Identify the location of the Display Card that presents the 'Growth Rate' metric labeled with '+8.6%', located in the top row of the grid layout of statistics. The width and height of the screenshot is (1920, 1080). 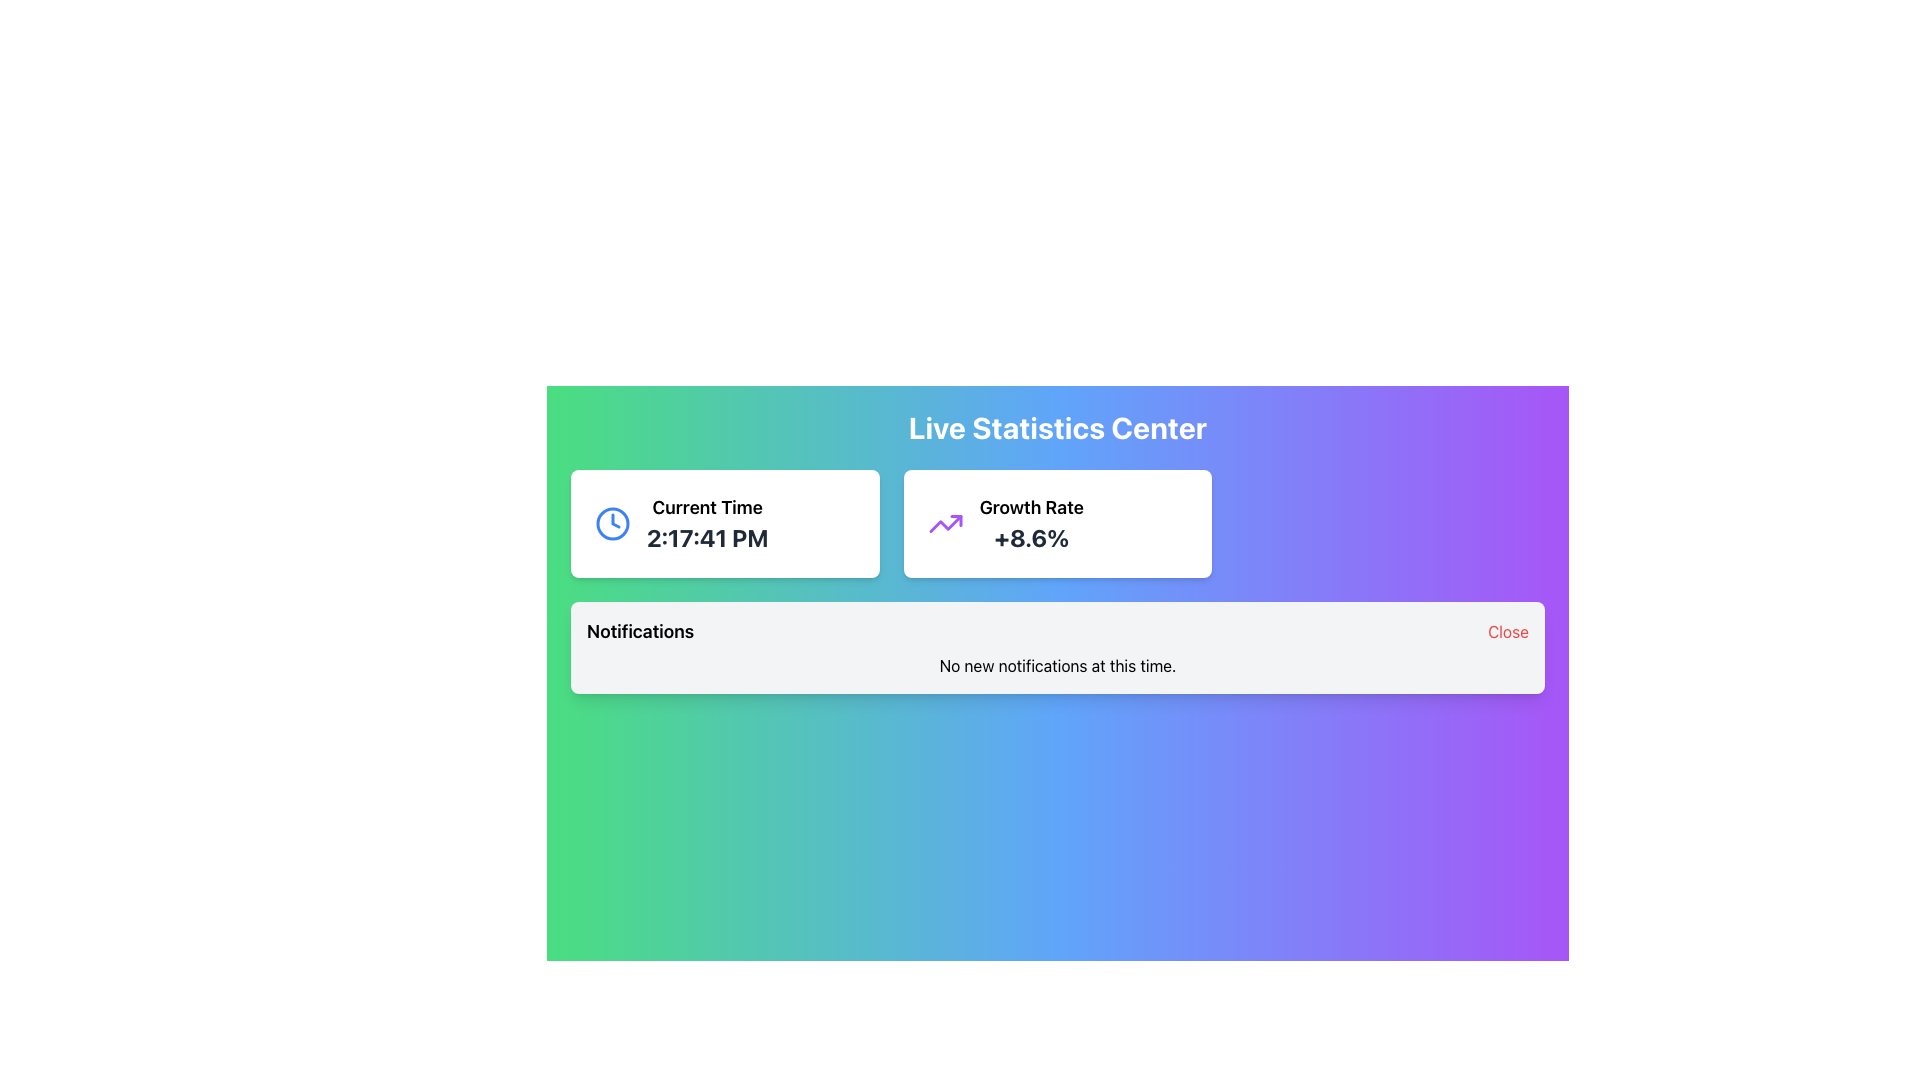
(1056, 523).